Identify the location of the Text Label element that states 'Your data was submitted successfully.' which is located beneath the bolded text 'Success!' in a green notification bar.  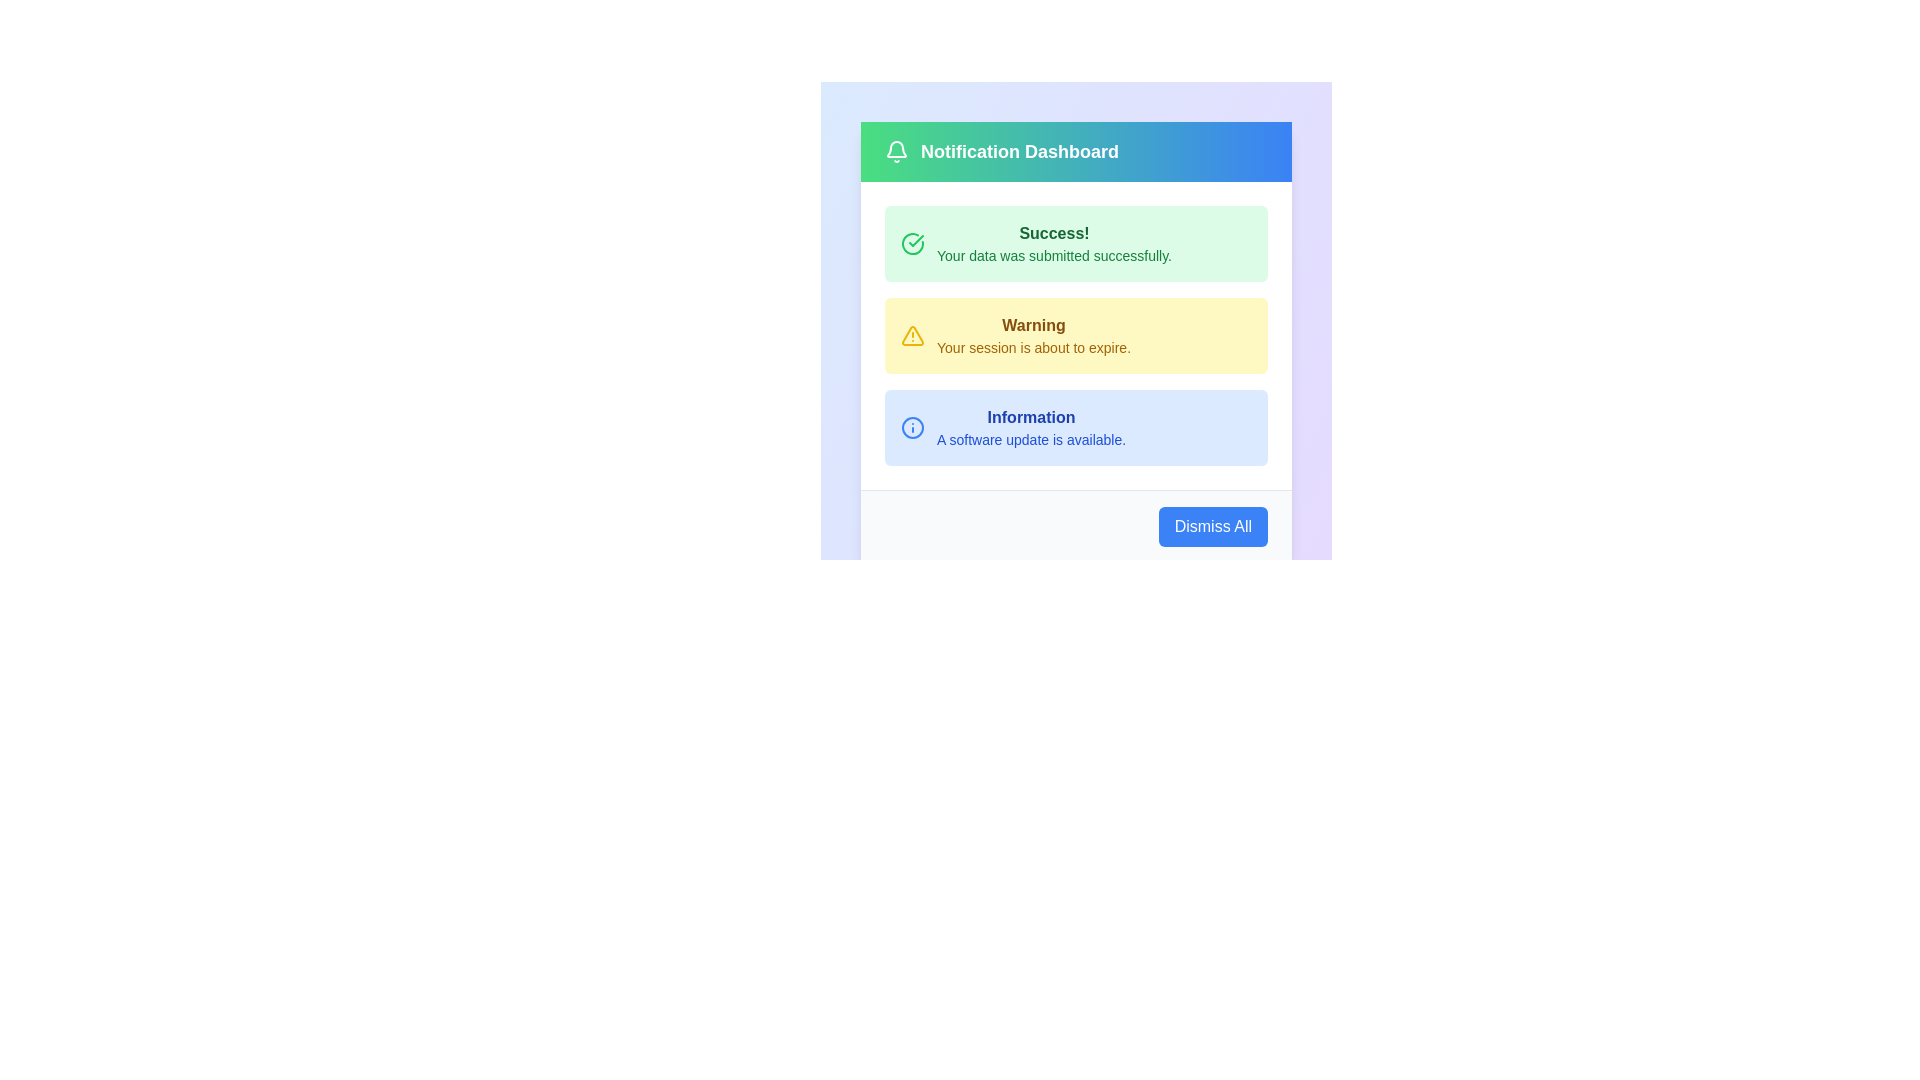
(1053, 254).